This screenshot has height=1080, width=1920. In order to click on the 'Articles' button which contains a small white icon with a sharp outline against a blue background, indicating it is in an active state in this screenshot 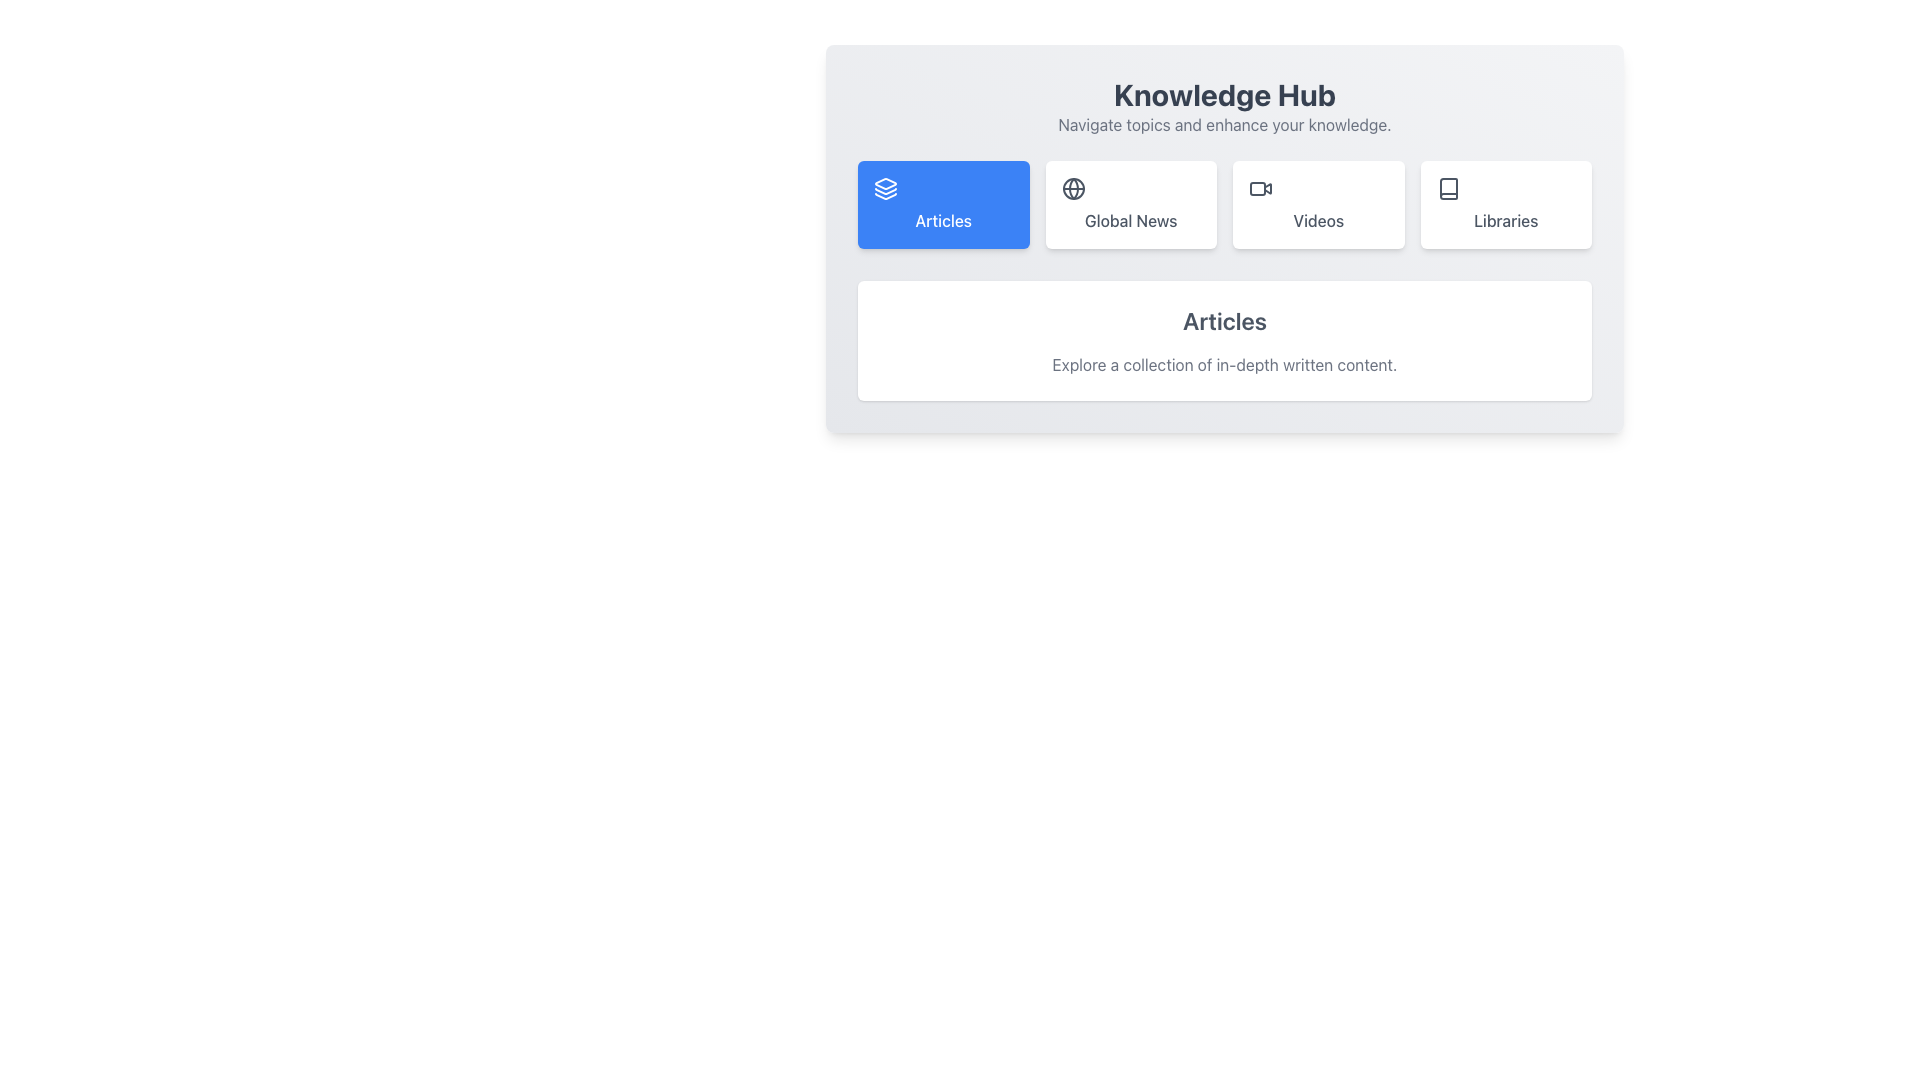, I will do `click(885, 189)`.